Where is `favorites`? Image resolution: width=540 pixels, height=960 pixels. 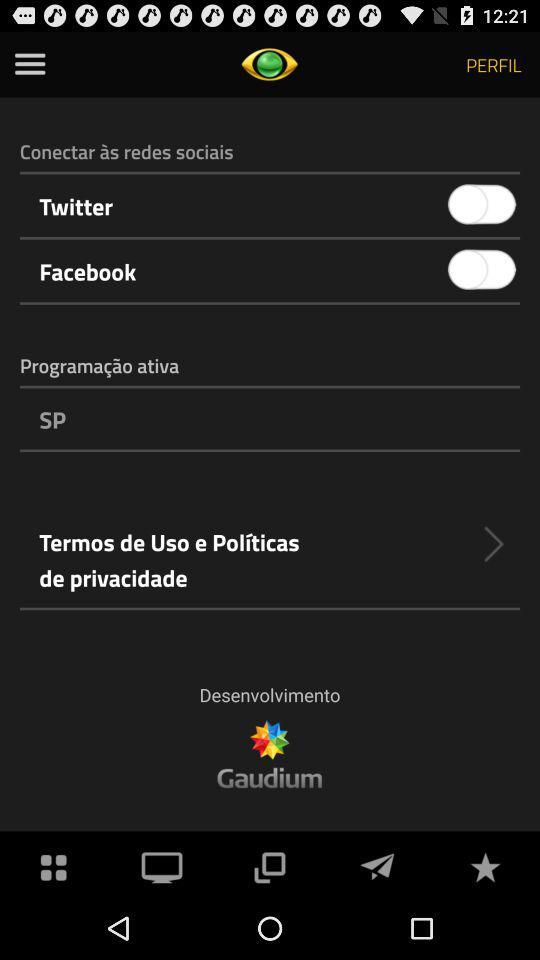 favorites is located at coordinates (484, 864).